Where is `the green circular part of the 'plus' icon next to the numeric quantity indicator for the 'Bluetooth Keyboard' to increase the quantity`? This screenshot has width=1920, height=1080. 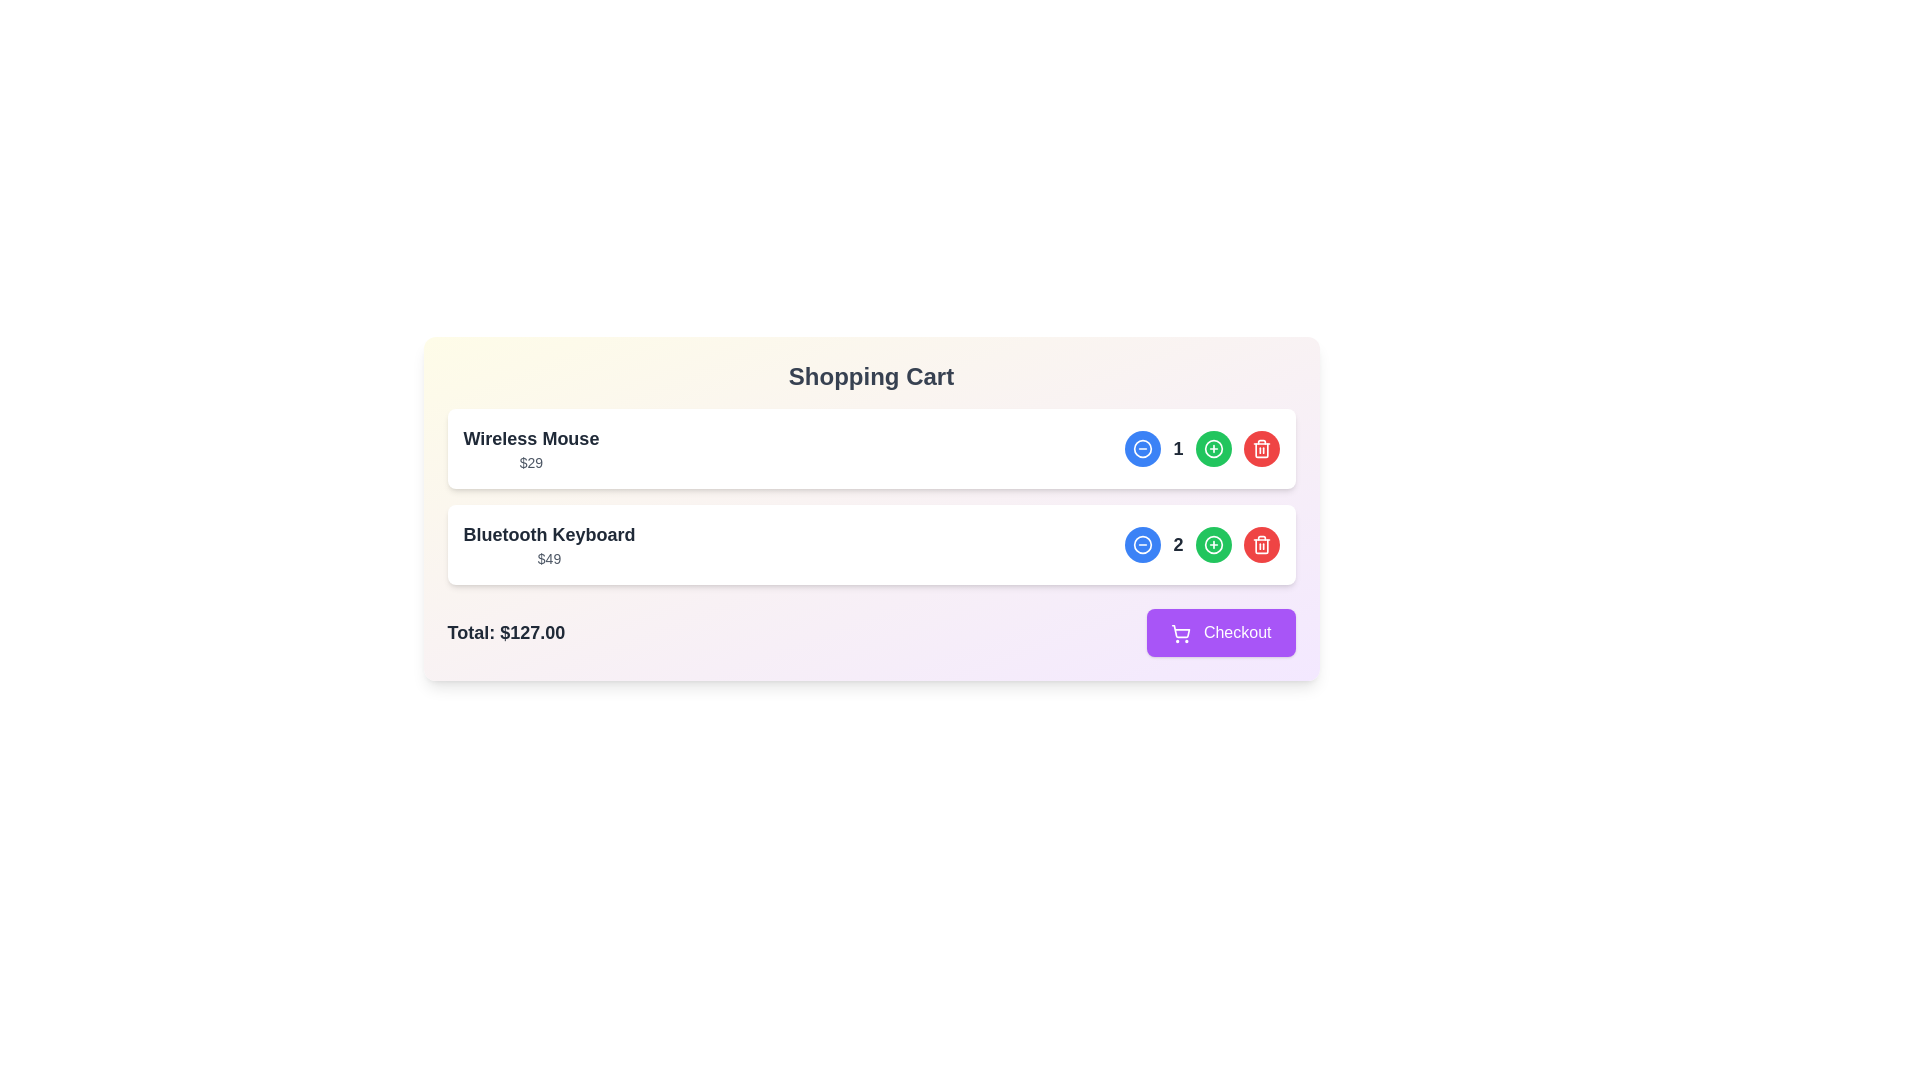 the green circular part of the 'plus' icon next to the numeric quantity indicator for the 'Bluetooth Keyboard' to increase the quantity is located at coordinates (1212, 544).